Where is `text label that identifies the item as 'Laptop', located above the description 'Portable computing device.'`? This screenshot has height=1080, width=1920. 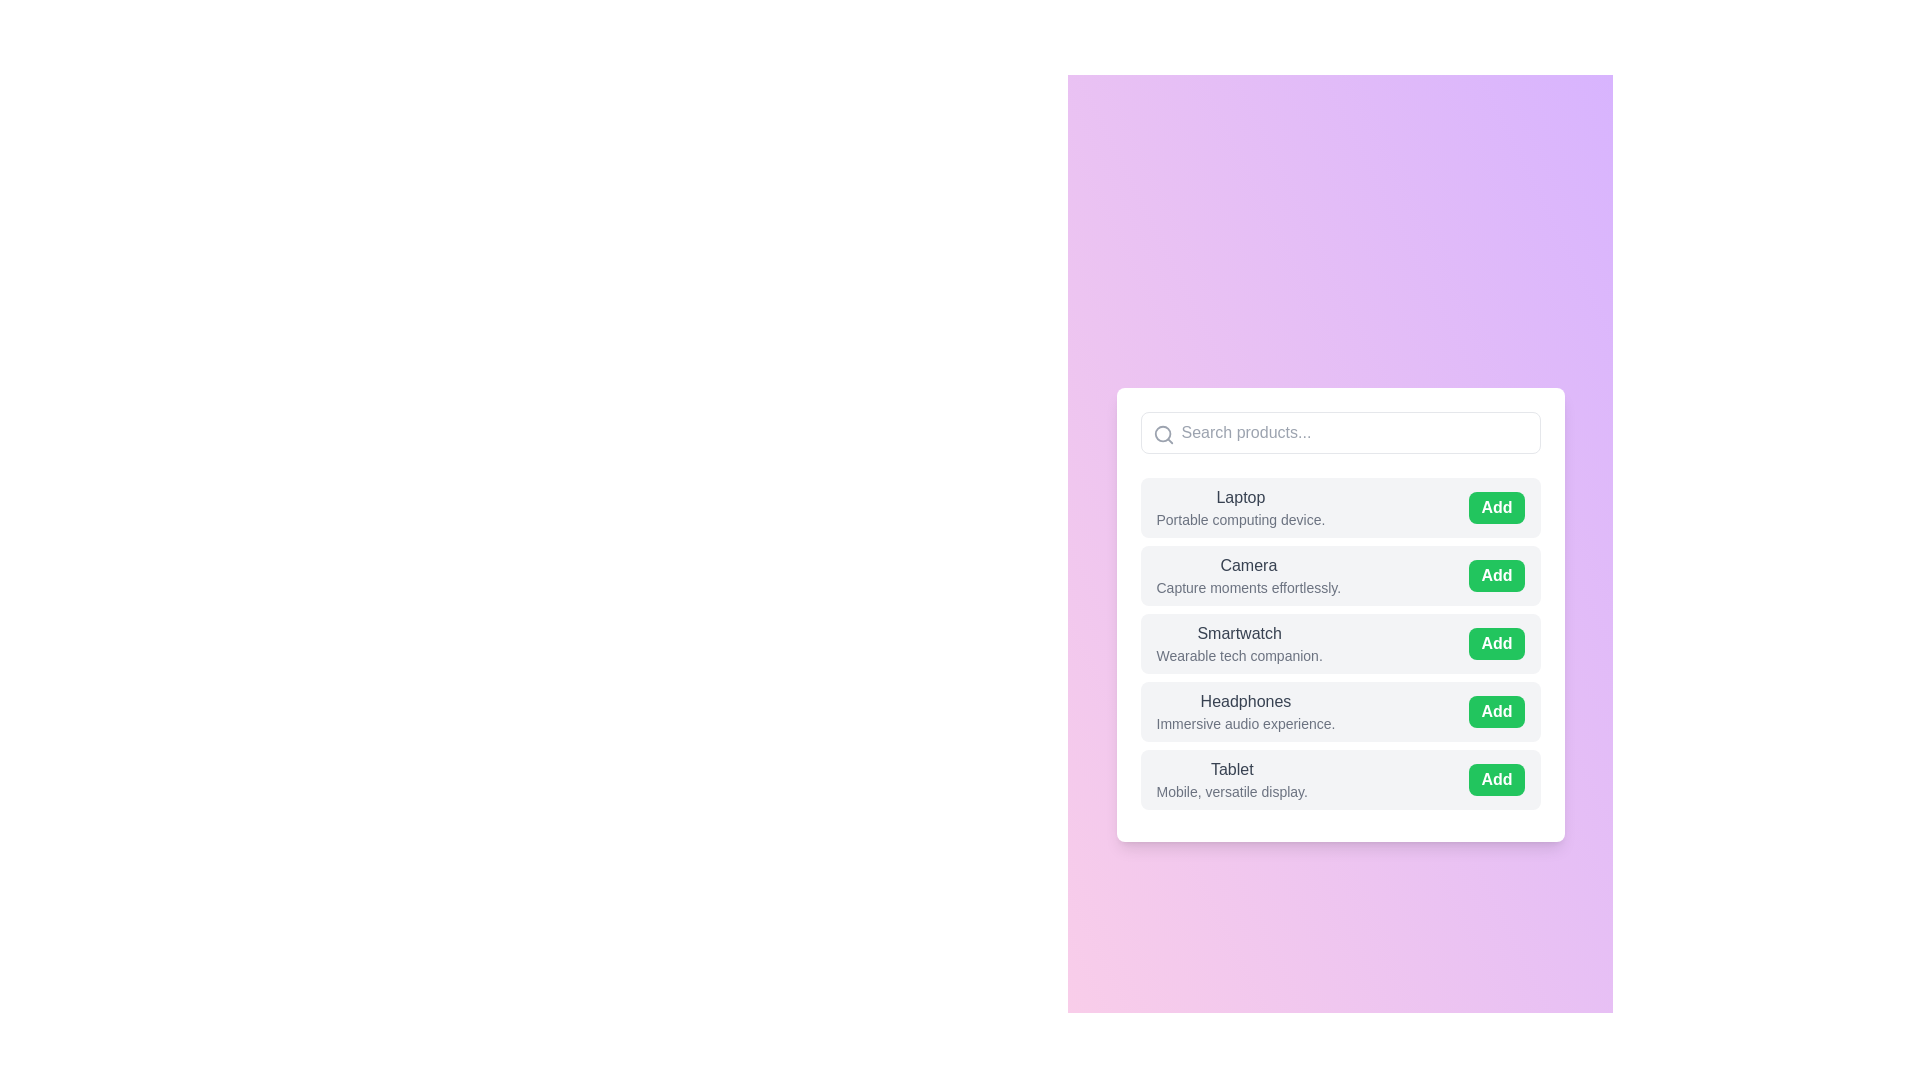
text label that identifies the item as 'Laptop', located above the description 'Portable computing device.' is located at coordinates (1239, 496).